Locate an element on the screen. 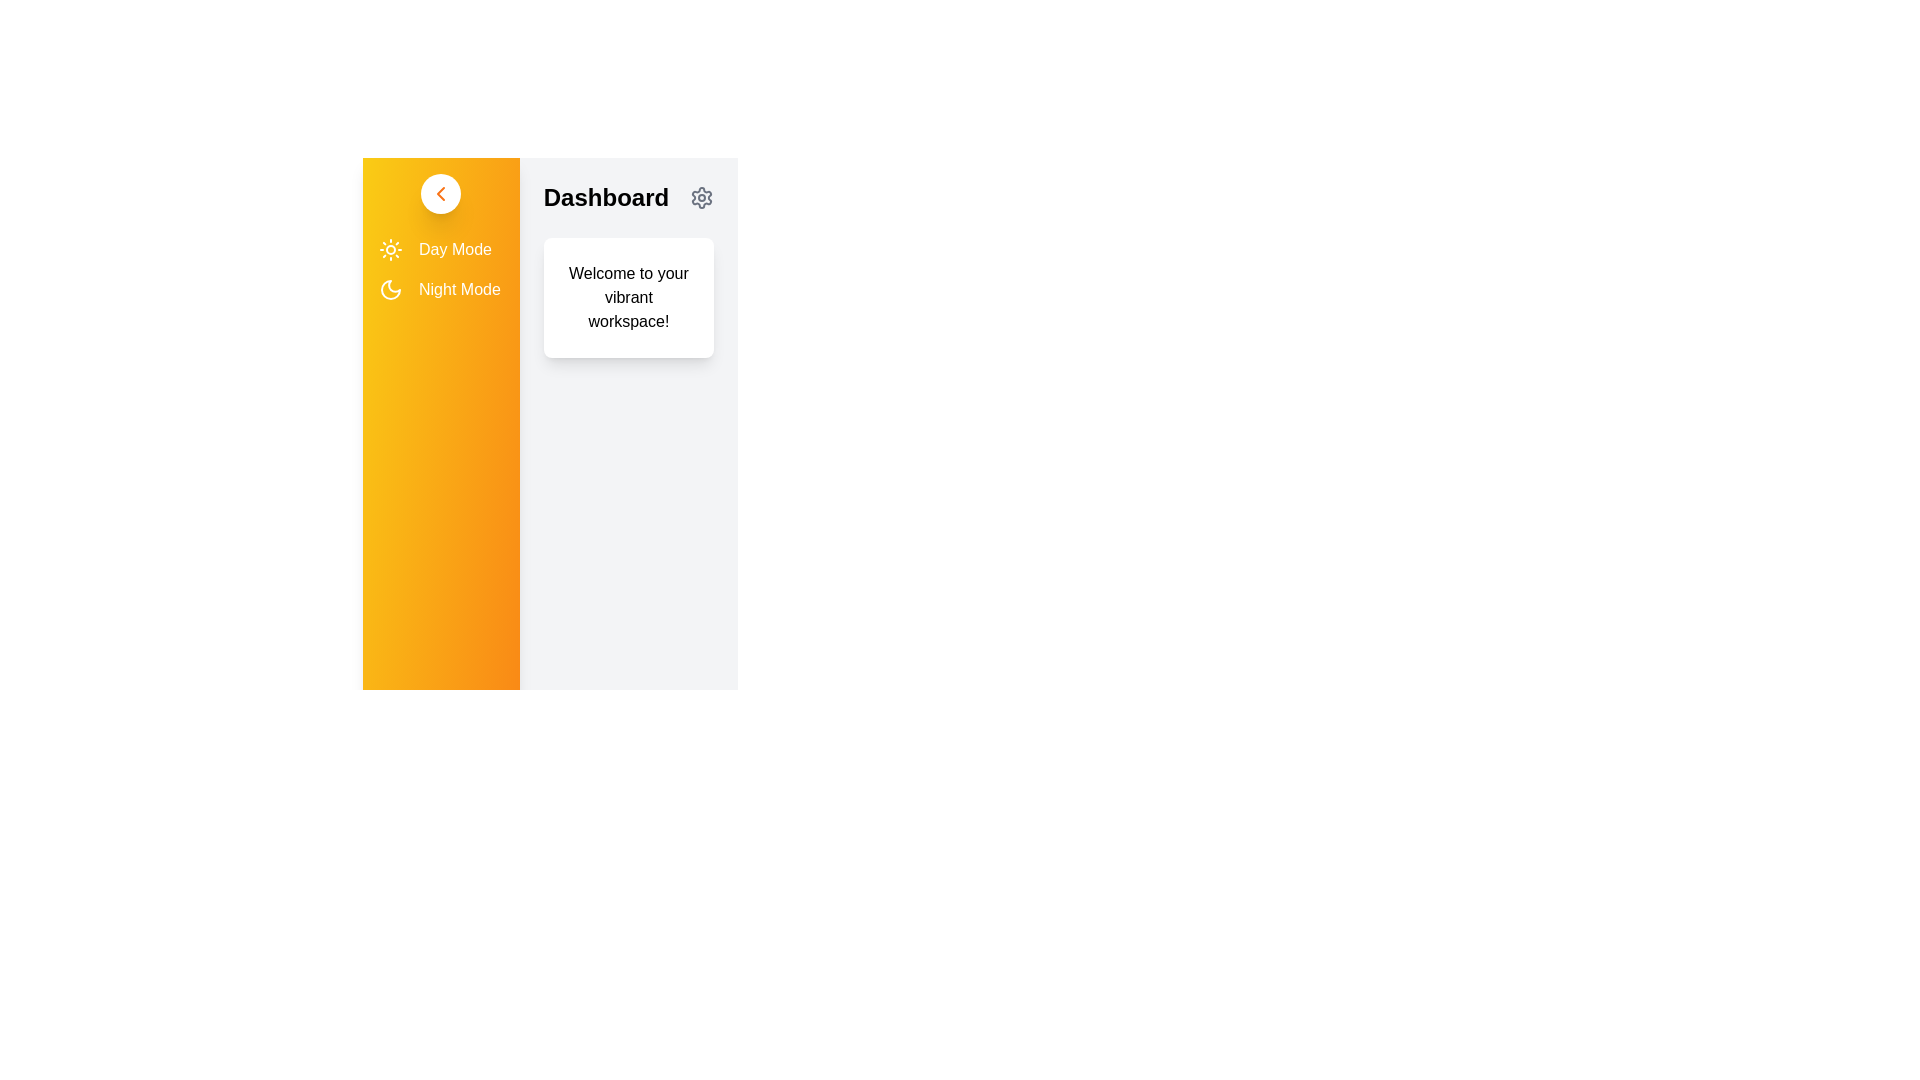 This screenshot has height=1080, width=1920. the settings icon in the header to access the settings is located at coordinates (701, 197).